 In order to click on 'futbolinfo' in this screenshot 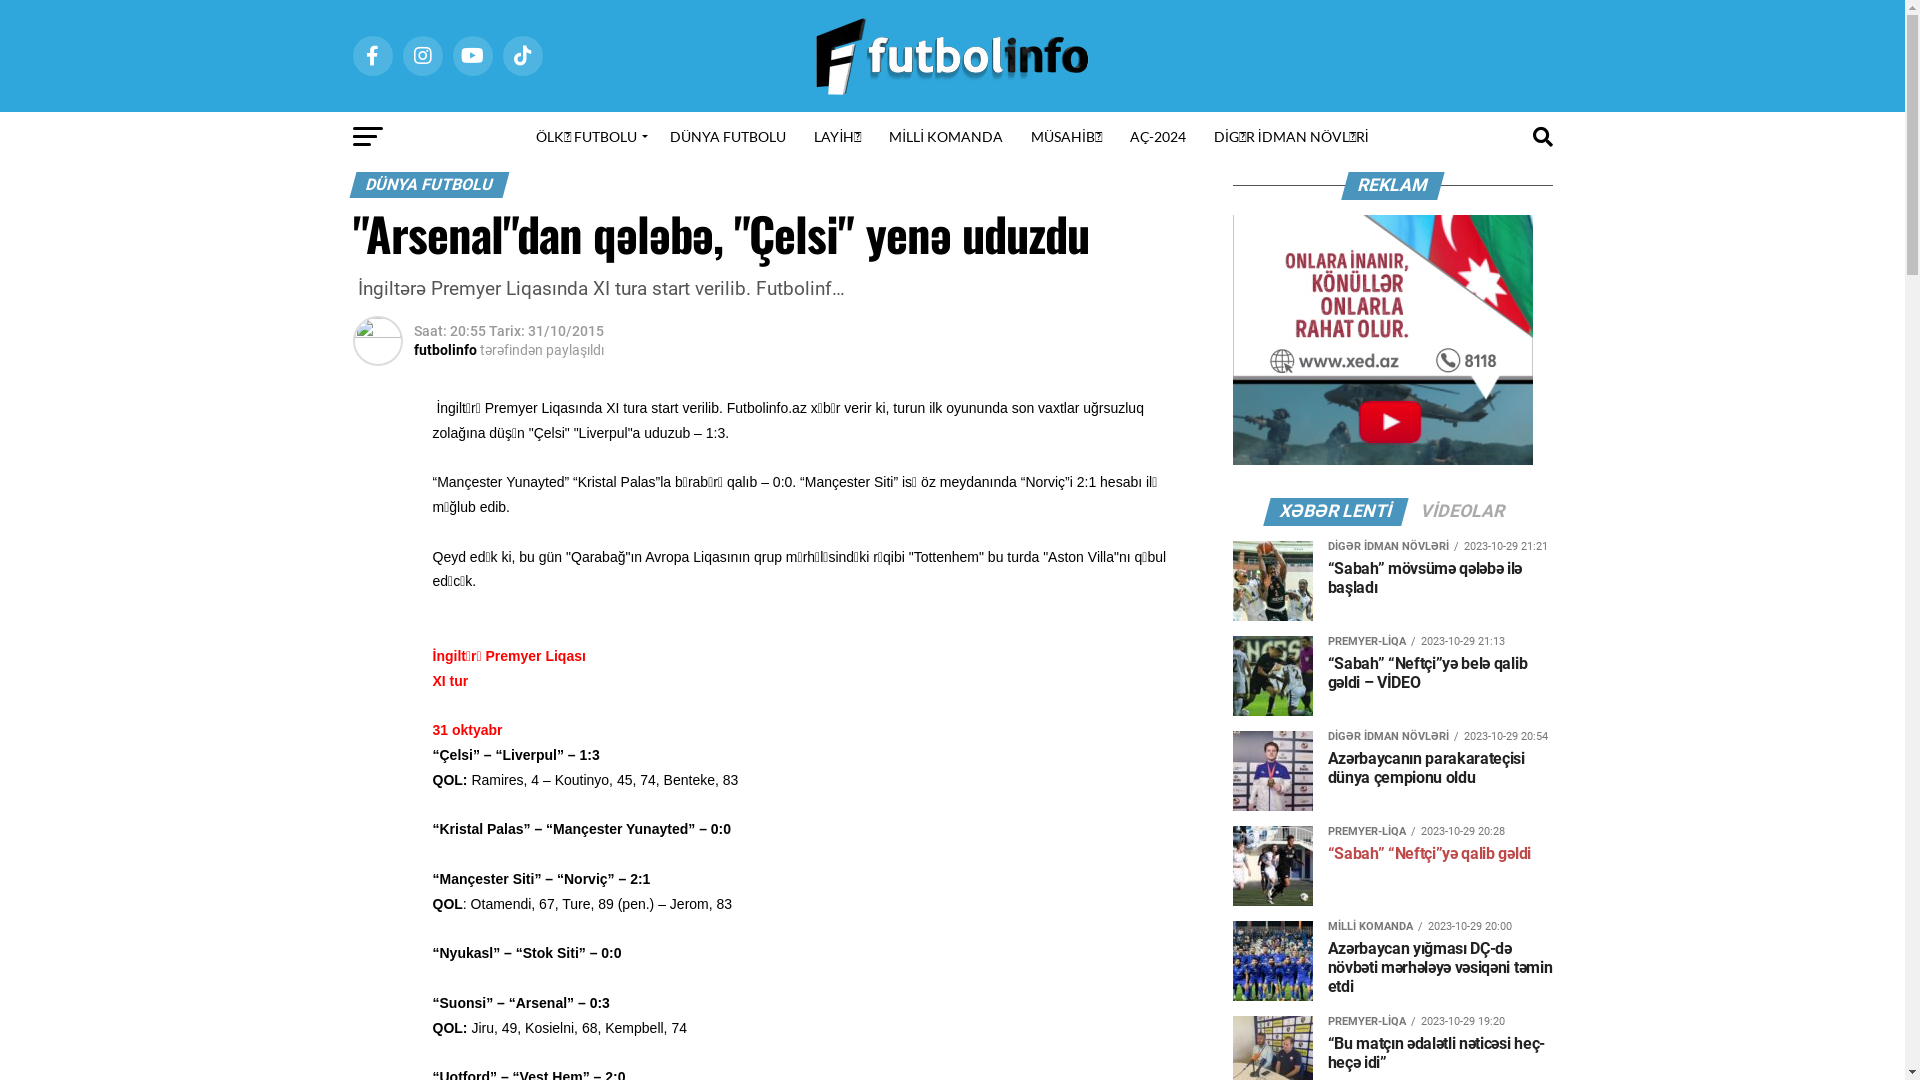, I will do `click(444, 349)`.